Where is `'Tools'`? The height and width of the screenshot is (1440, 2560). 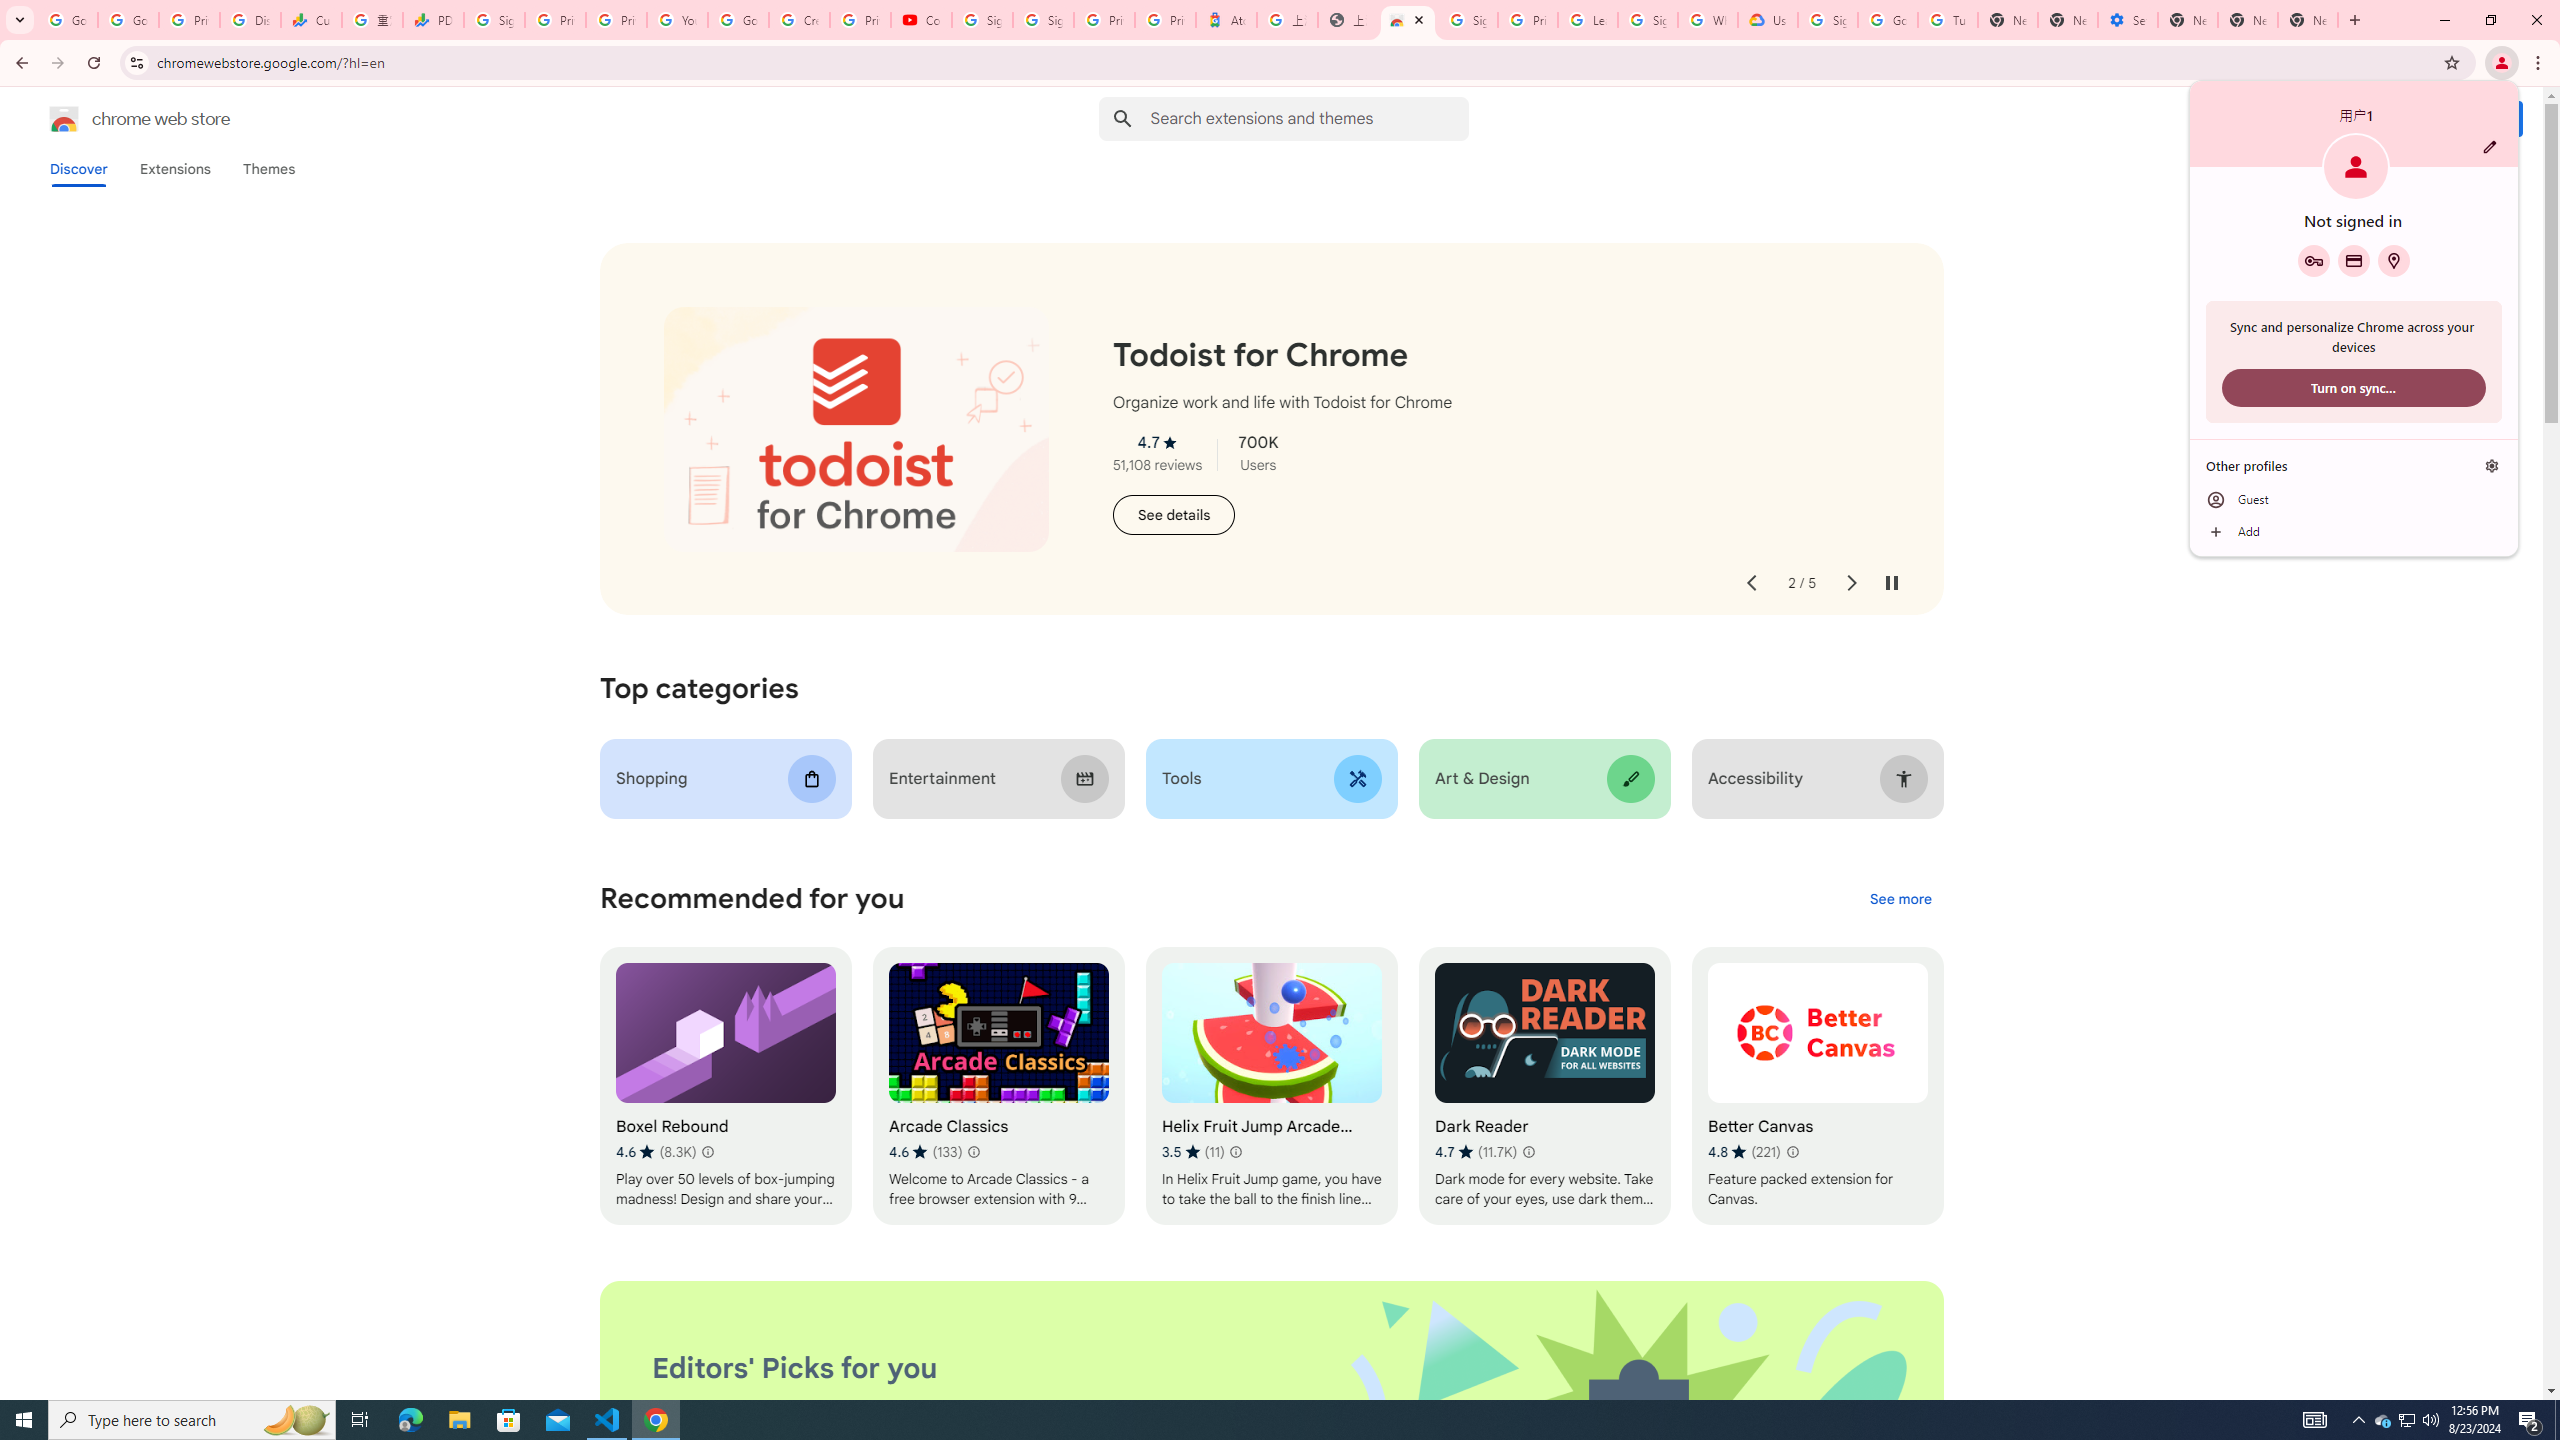
'Tools' is located at coordinates (1271, 778).